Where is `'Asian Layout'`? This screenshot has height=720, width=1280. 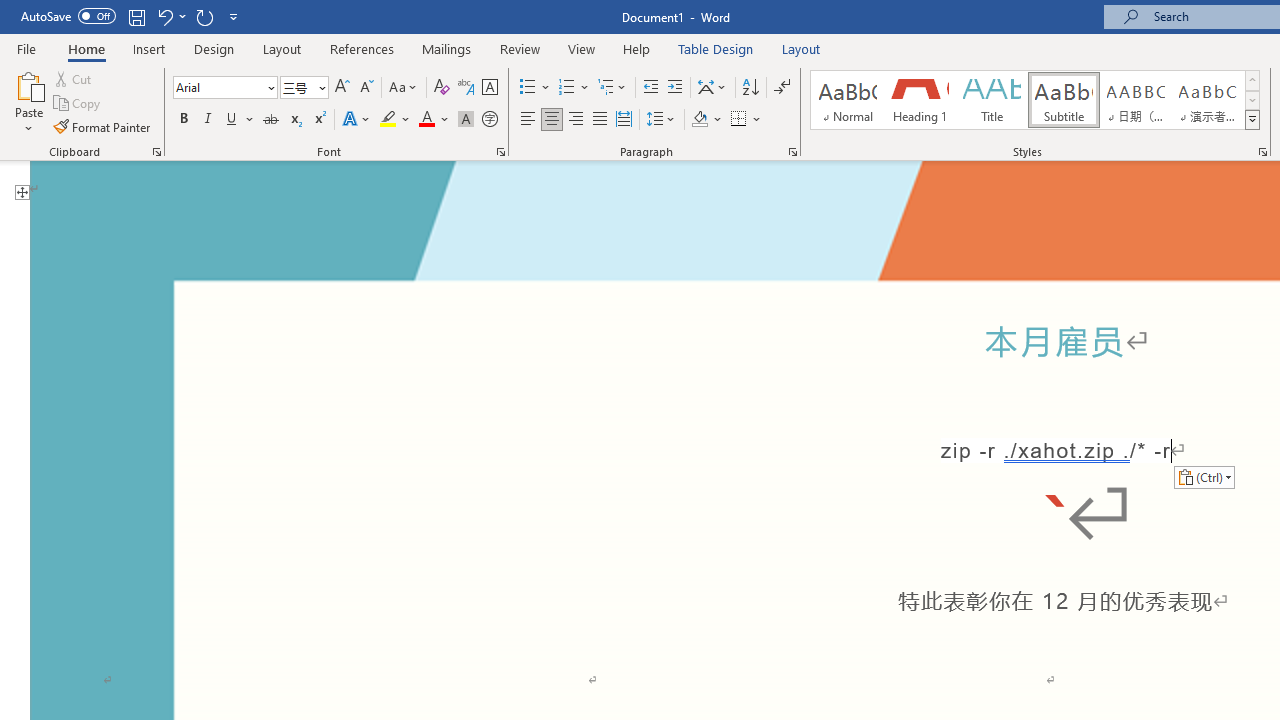
'Asian Layout' is located at coordinates (712, 86).